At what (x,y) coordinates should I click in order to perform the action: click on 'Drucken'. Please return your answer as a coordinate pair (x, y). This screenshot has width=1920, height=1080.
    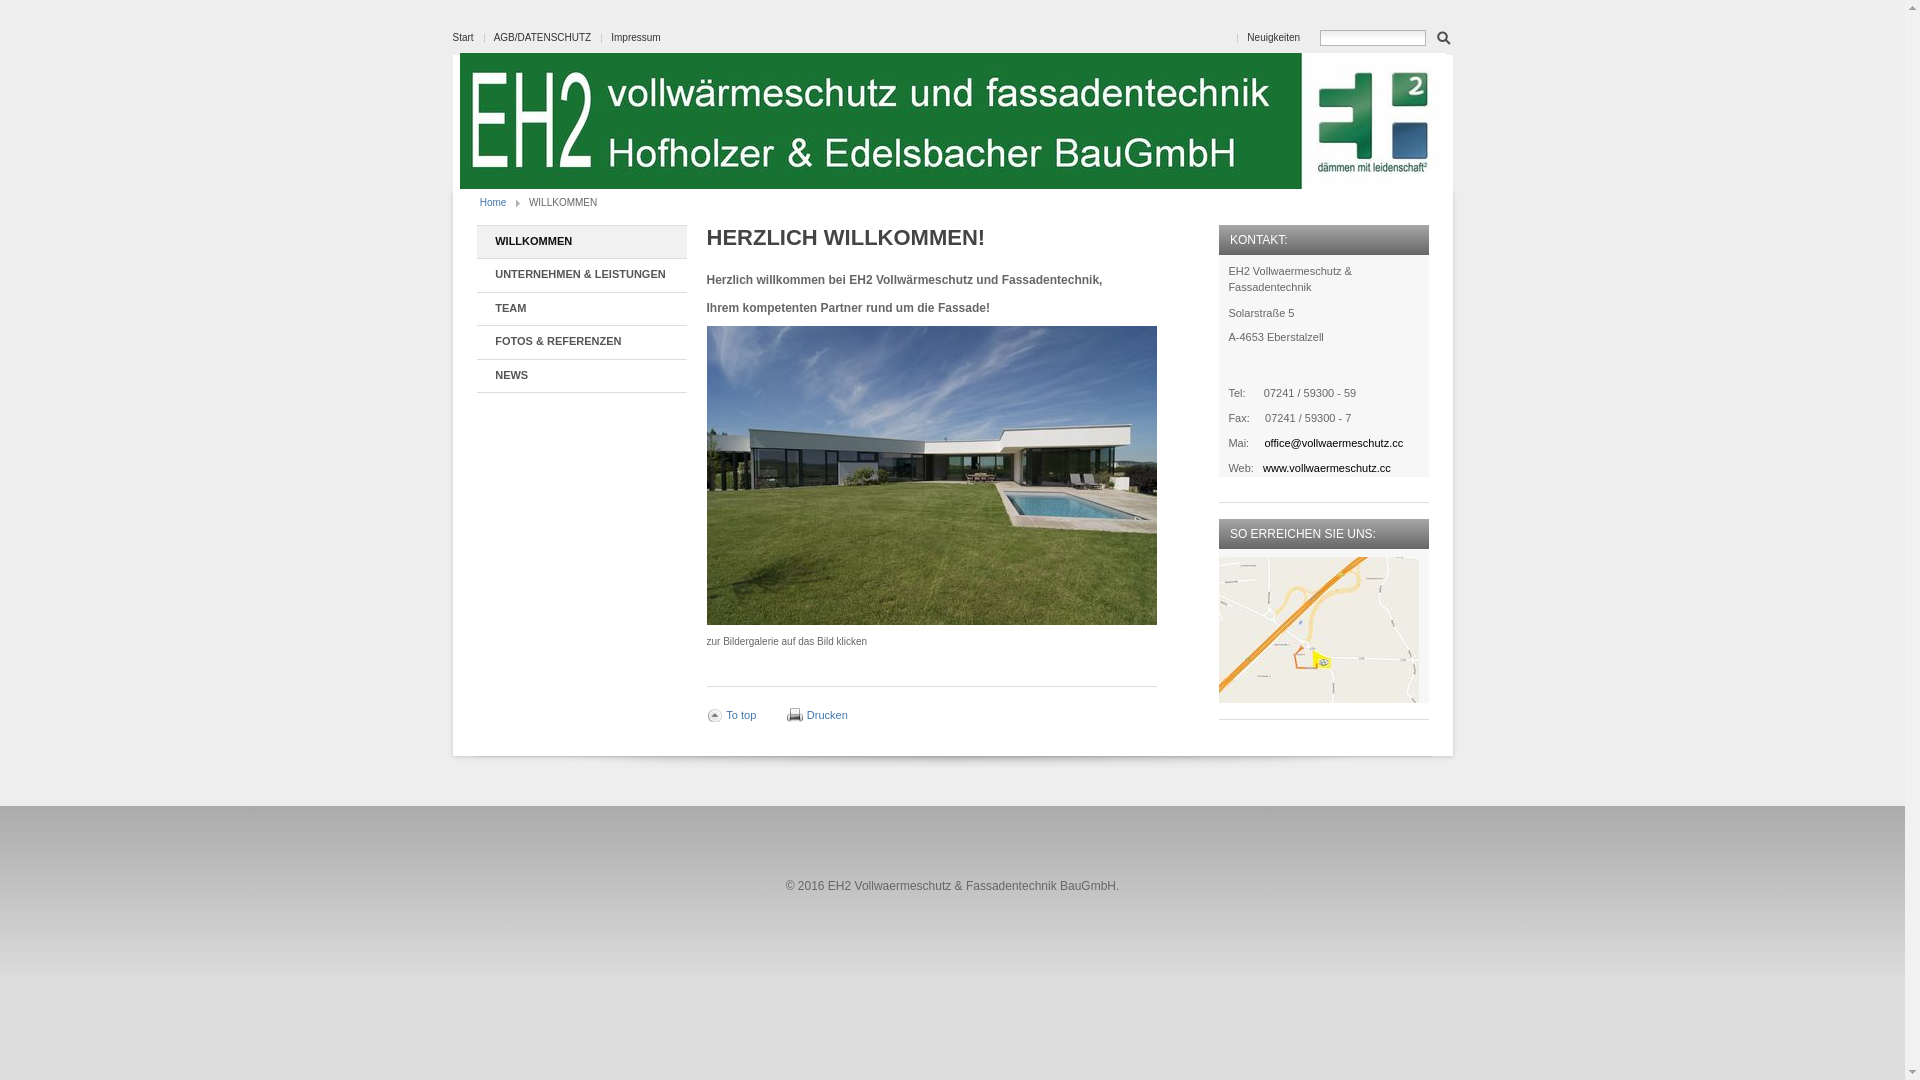
    Looking at the image, I should click on (817, 713).